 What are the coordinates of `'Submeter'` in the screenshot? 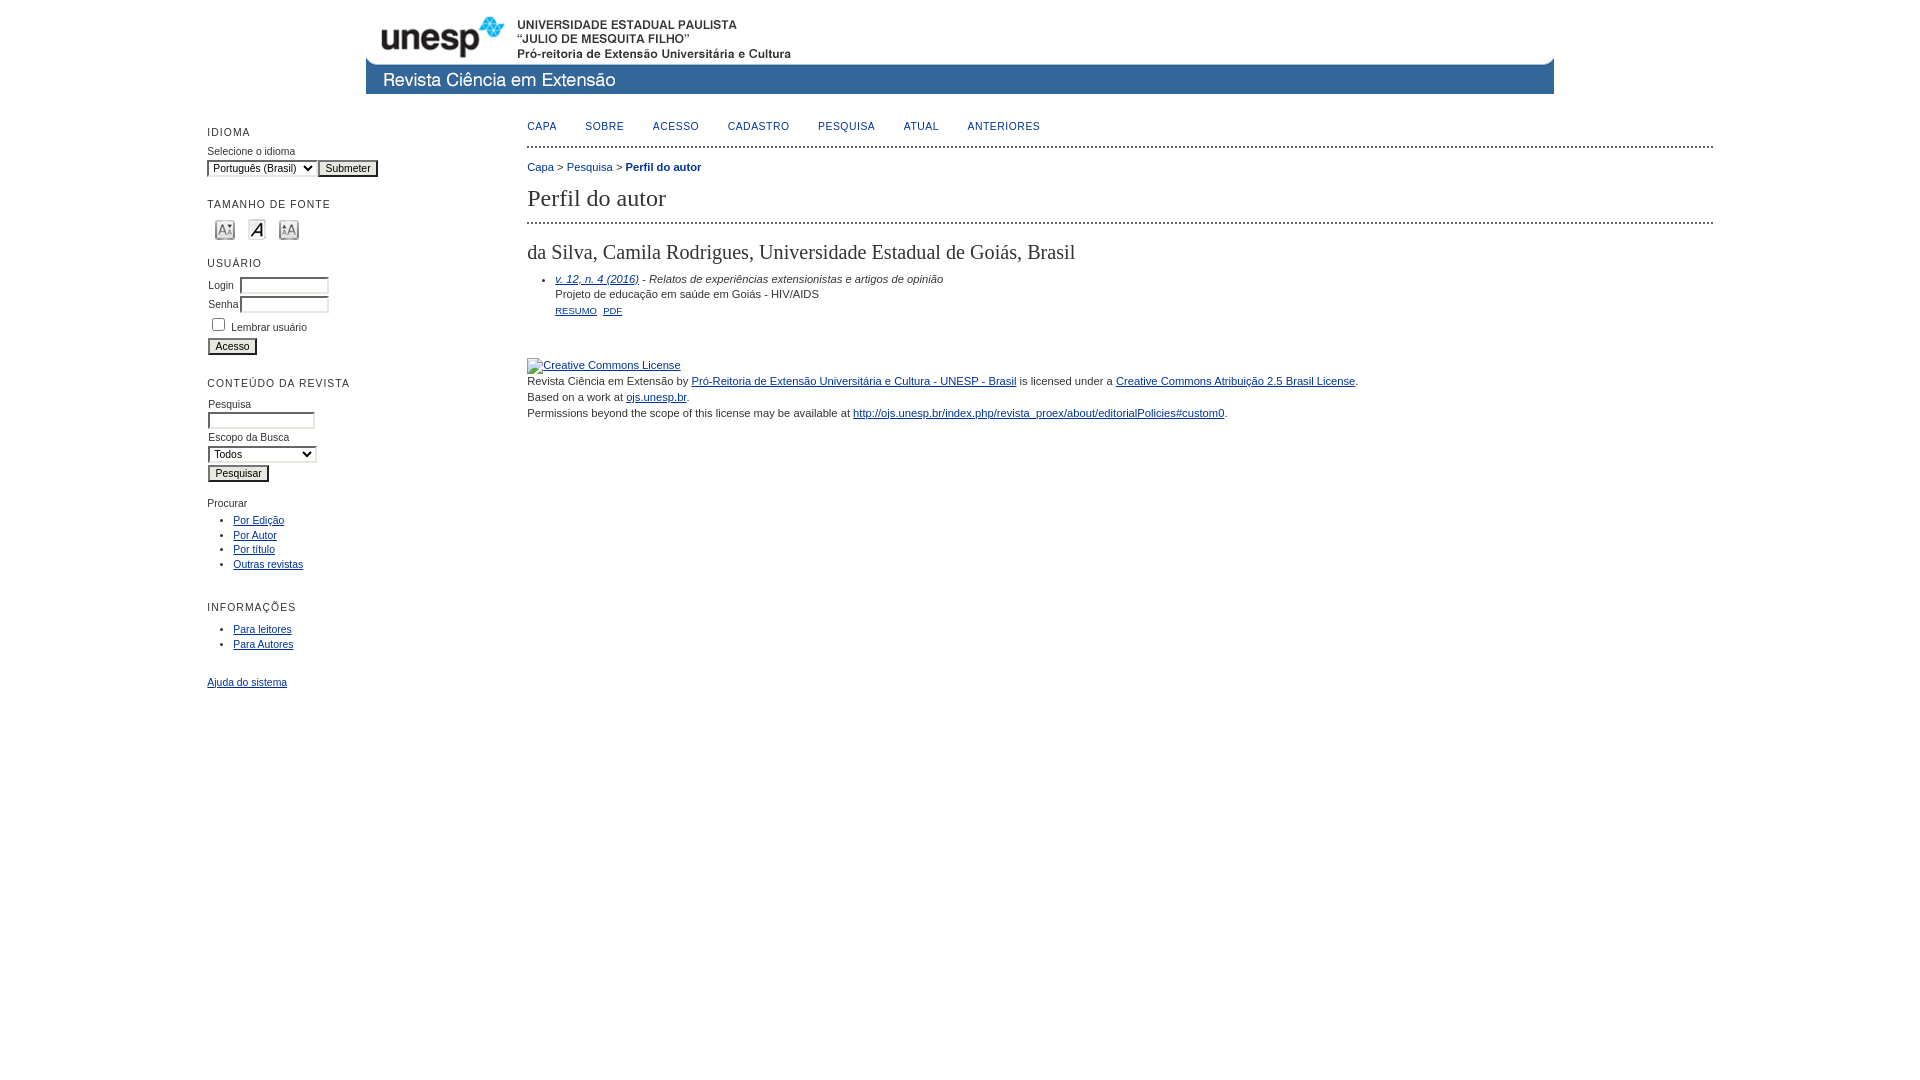 It's located at (347, 167).